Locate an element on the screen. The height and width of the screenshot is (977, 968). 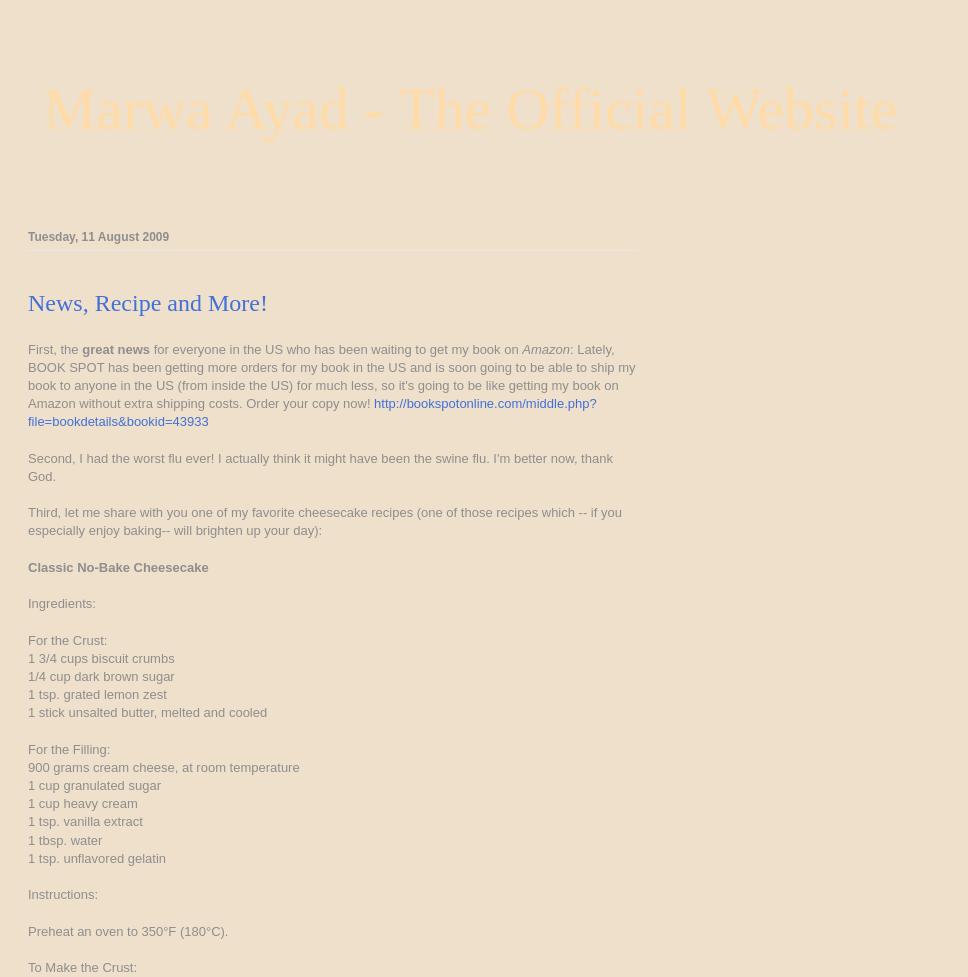
'News, Recipe and More!' is located at coordinates (146, 300).